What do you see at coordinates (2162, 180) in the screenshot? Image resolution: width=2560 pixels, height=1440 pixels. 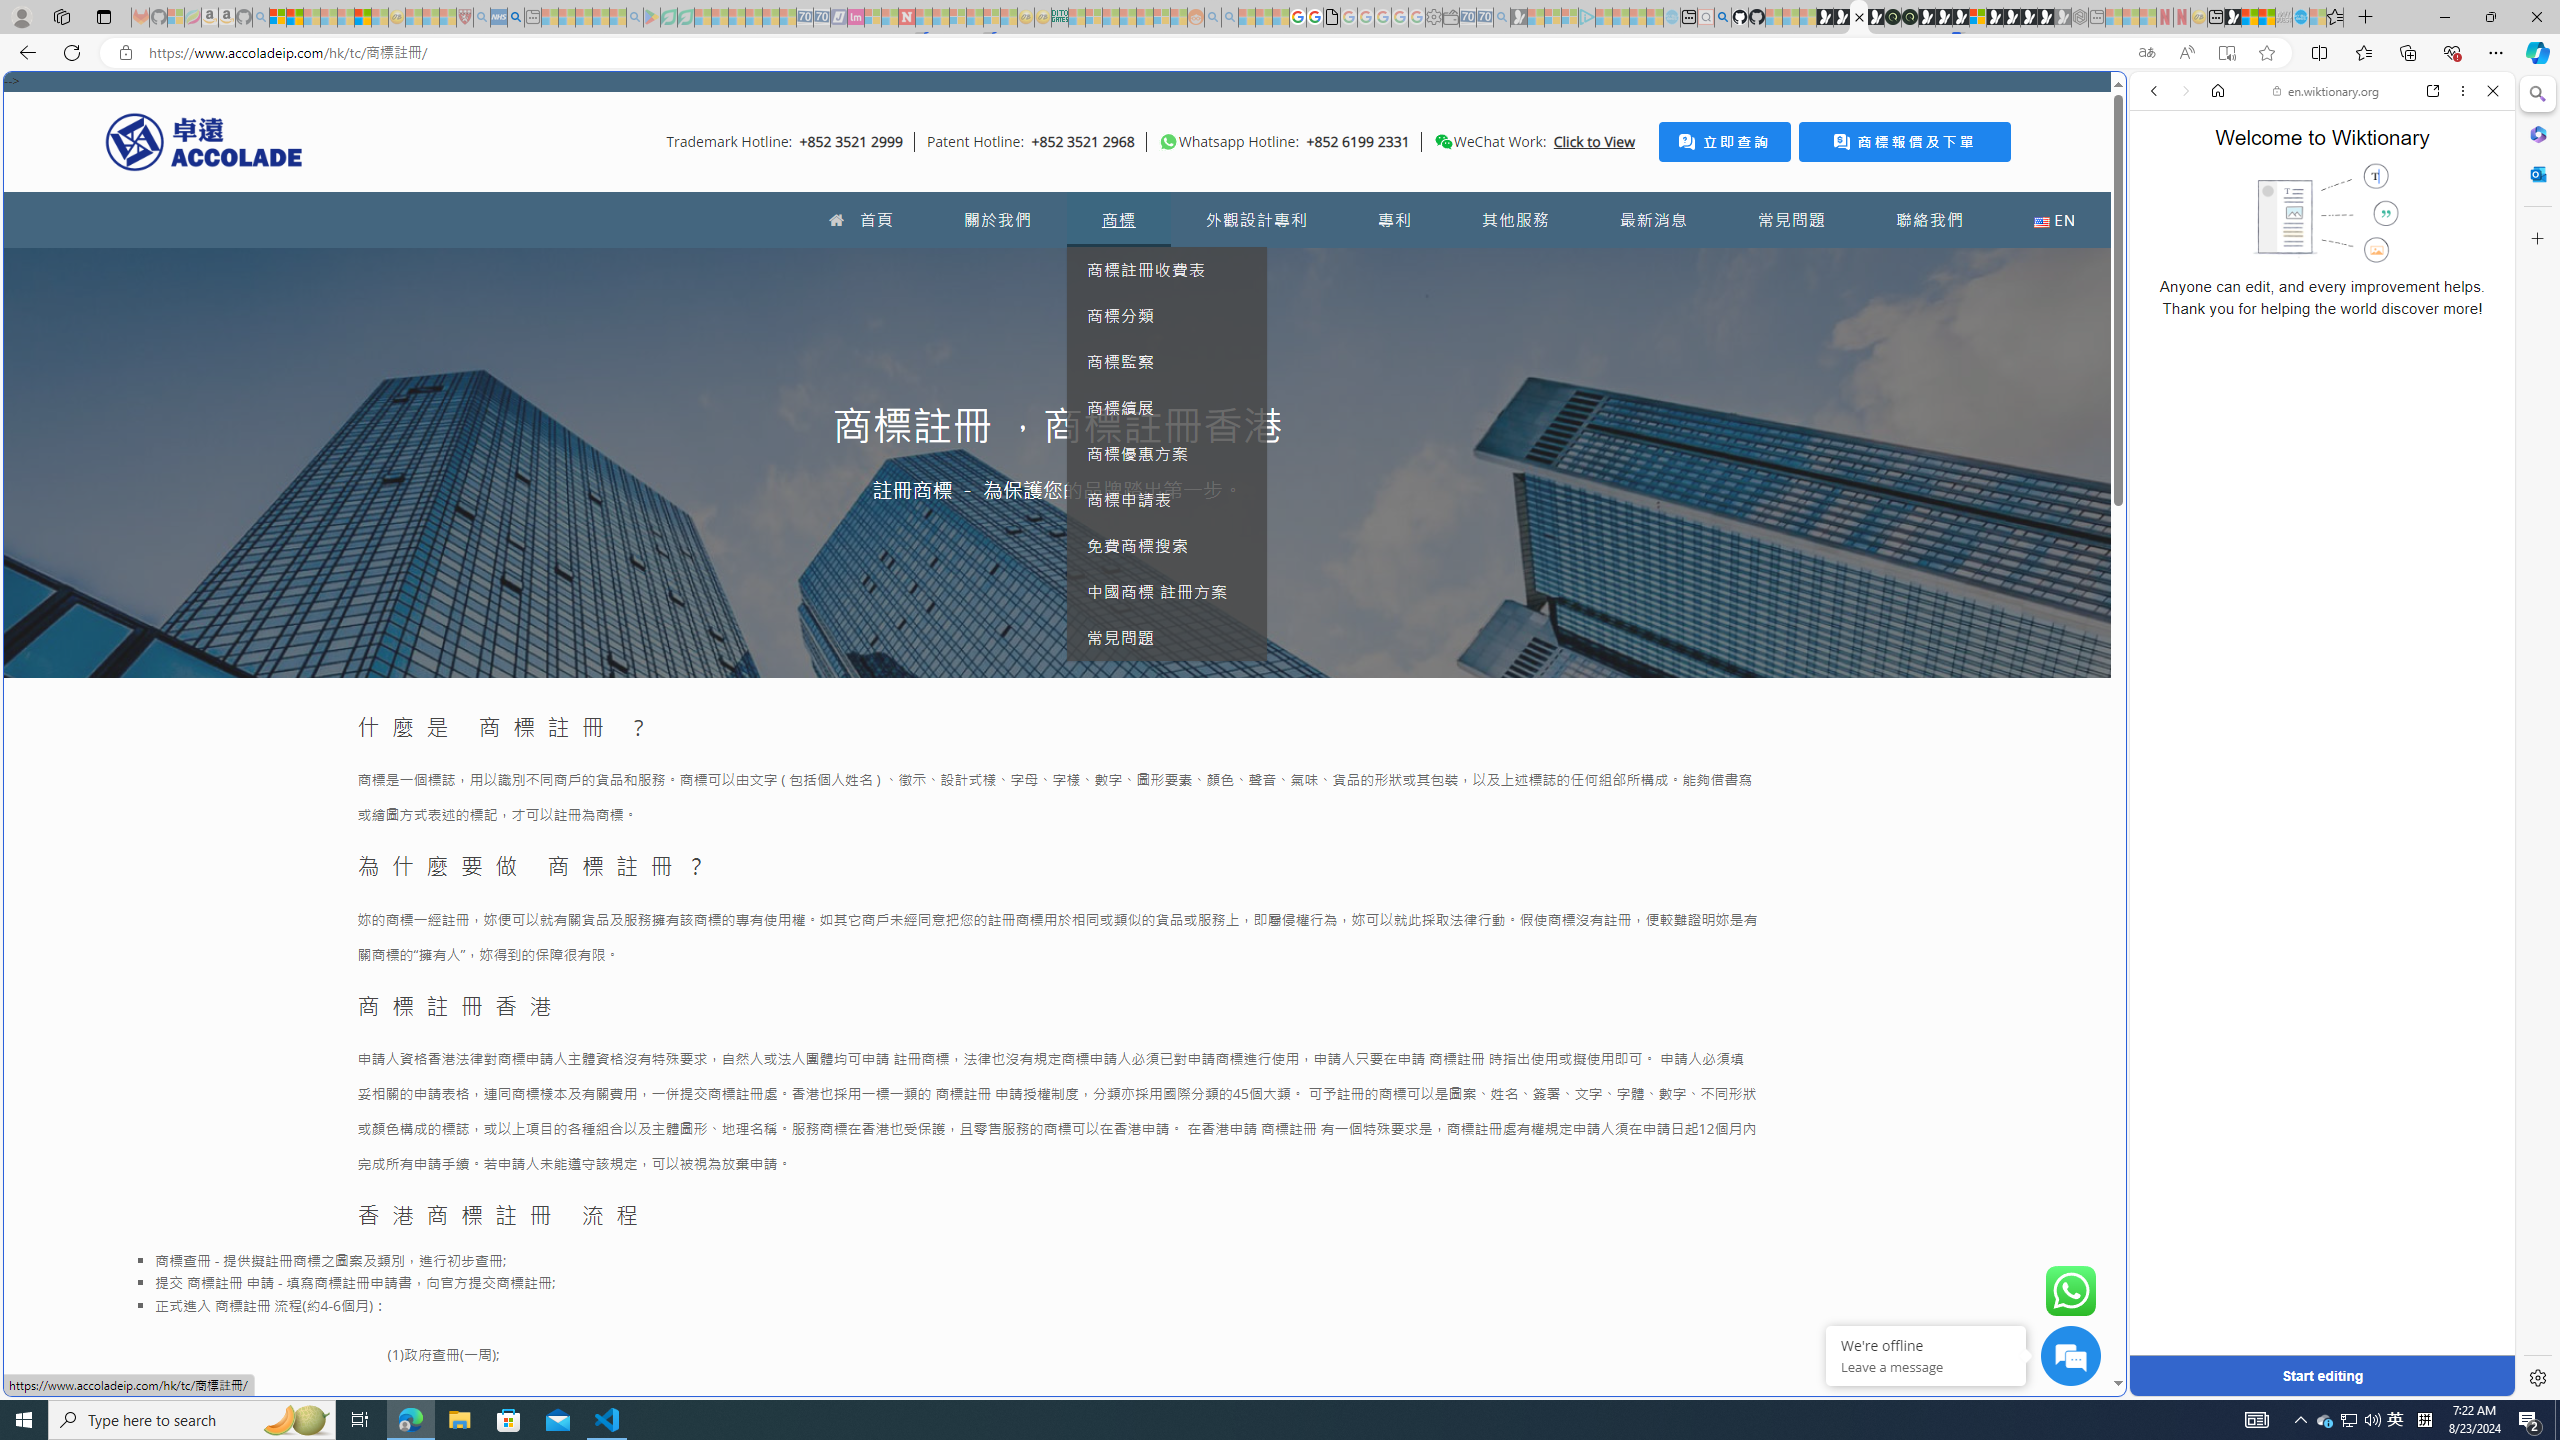 I see `'Web scope'` at bounding box center [2162, 180].